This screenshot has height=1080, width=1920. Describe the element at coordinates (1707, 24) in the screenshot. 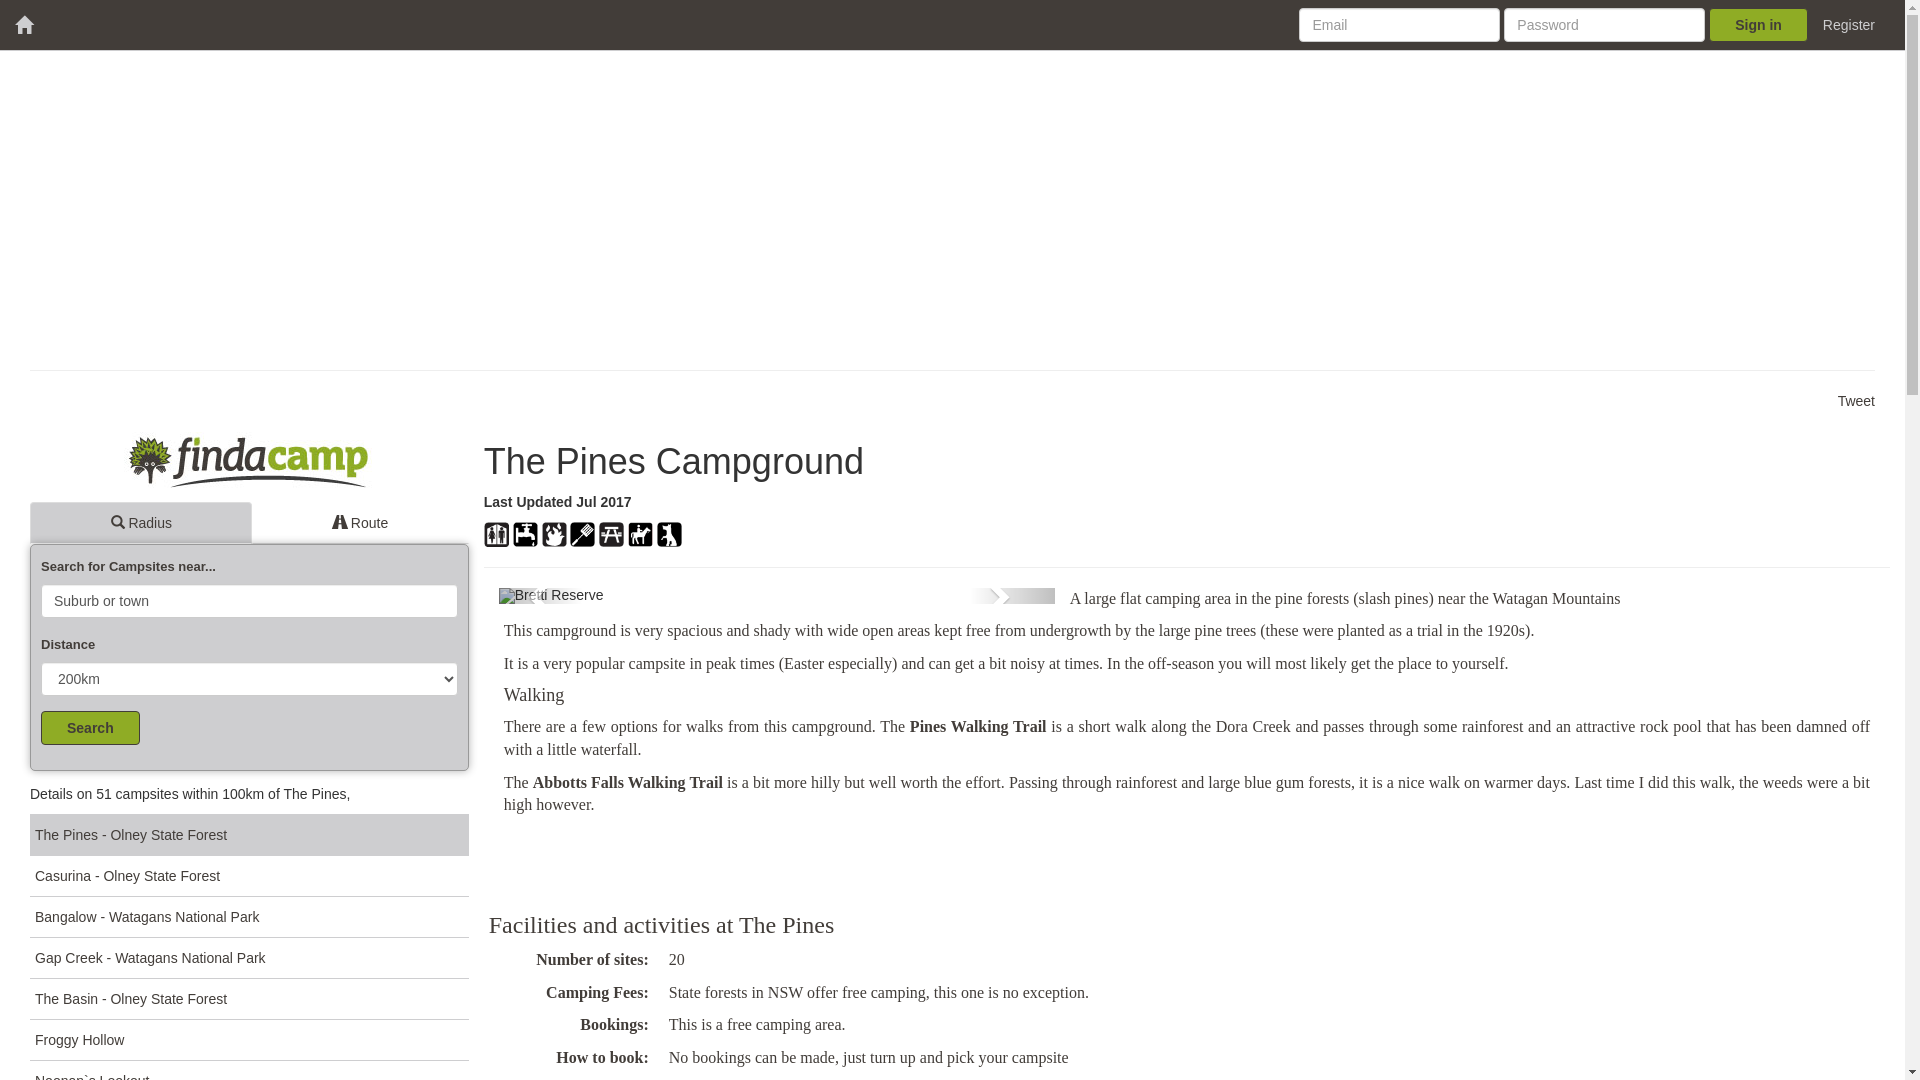

I see `'Sign in'` at that location.